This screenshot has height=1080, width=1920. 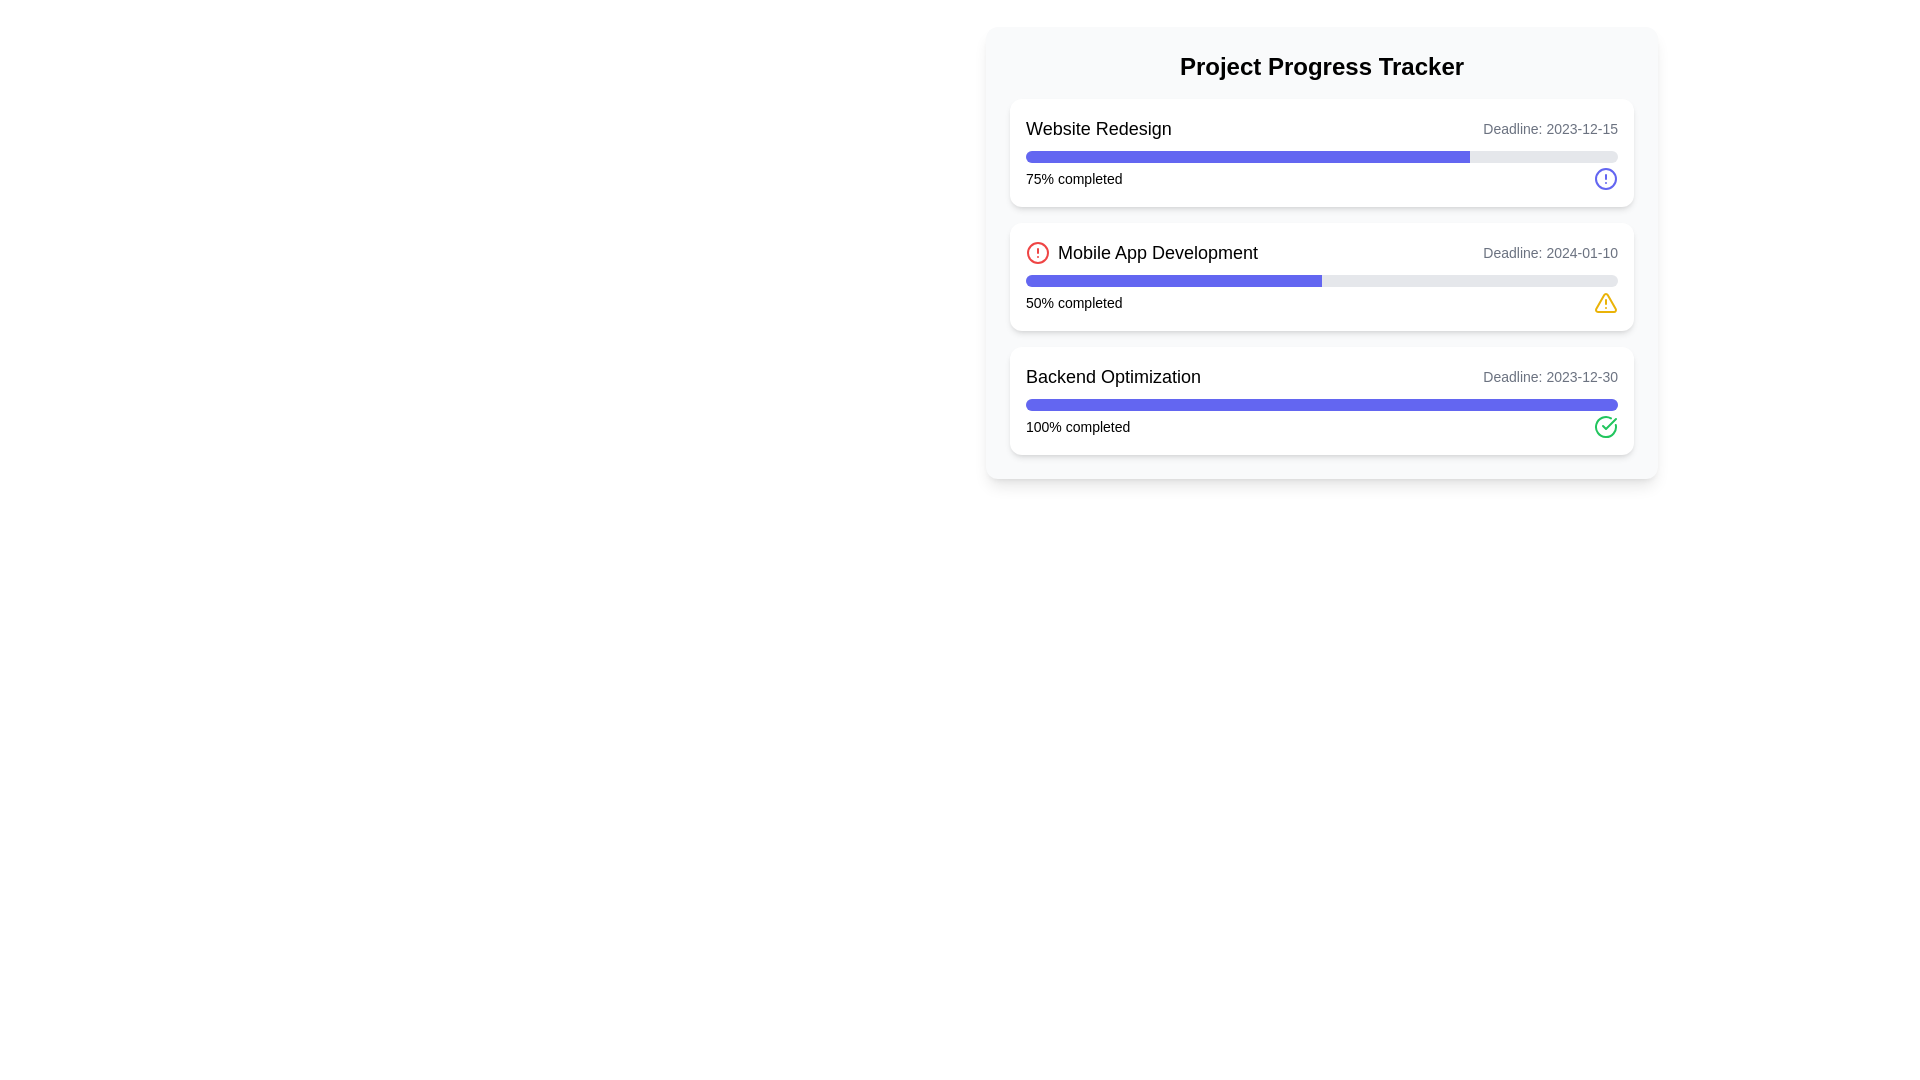 I want to click on the green checkmark icon that indicates successful completion, located at the far right of the blue progress bar, so click(x=1609, y=423).